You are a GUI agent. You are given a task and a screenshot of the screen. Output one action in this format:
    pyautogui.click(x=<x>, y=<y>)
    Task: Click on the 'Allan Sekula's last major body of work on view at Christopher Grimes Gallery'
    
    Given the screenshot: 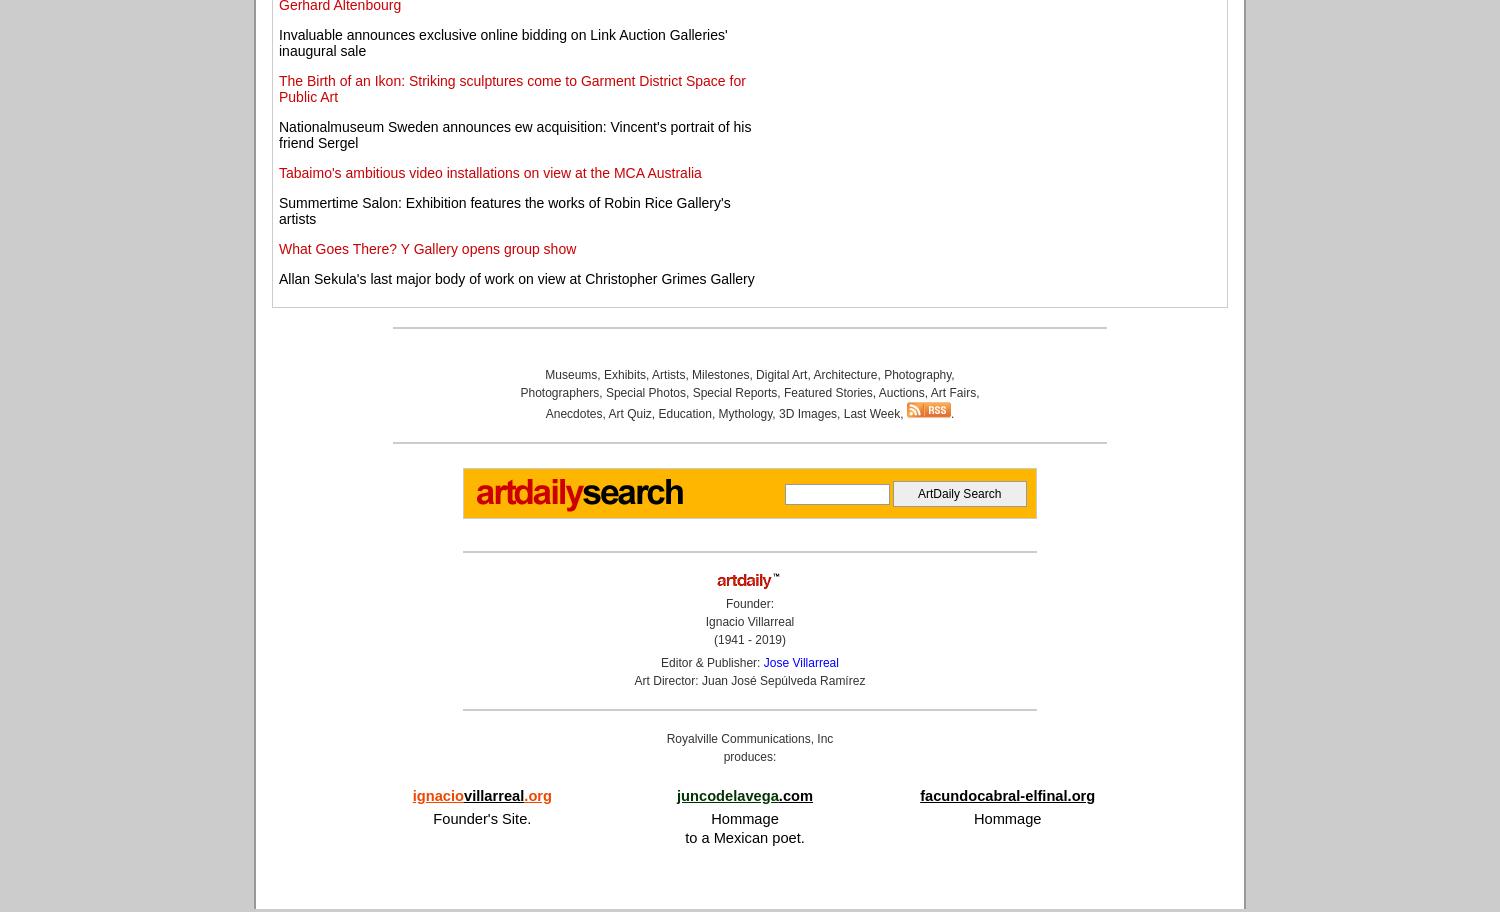 What is the action you would take?
    pyautogui.click(x=279, y=276)
    